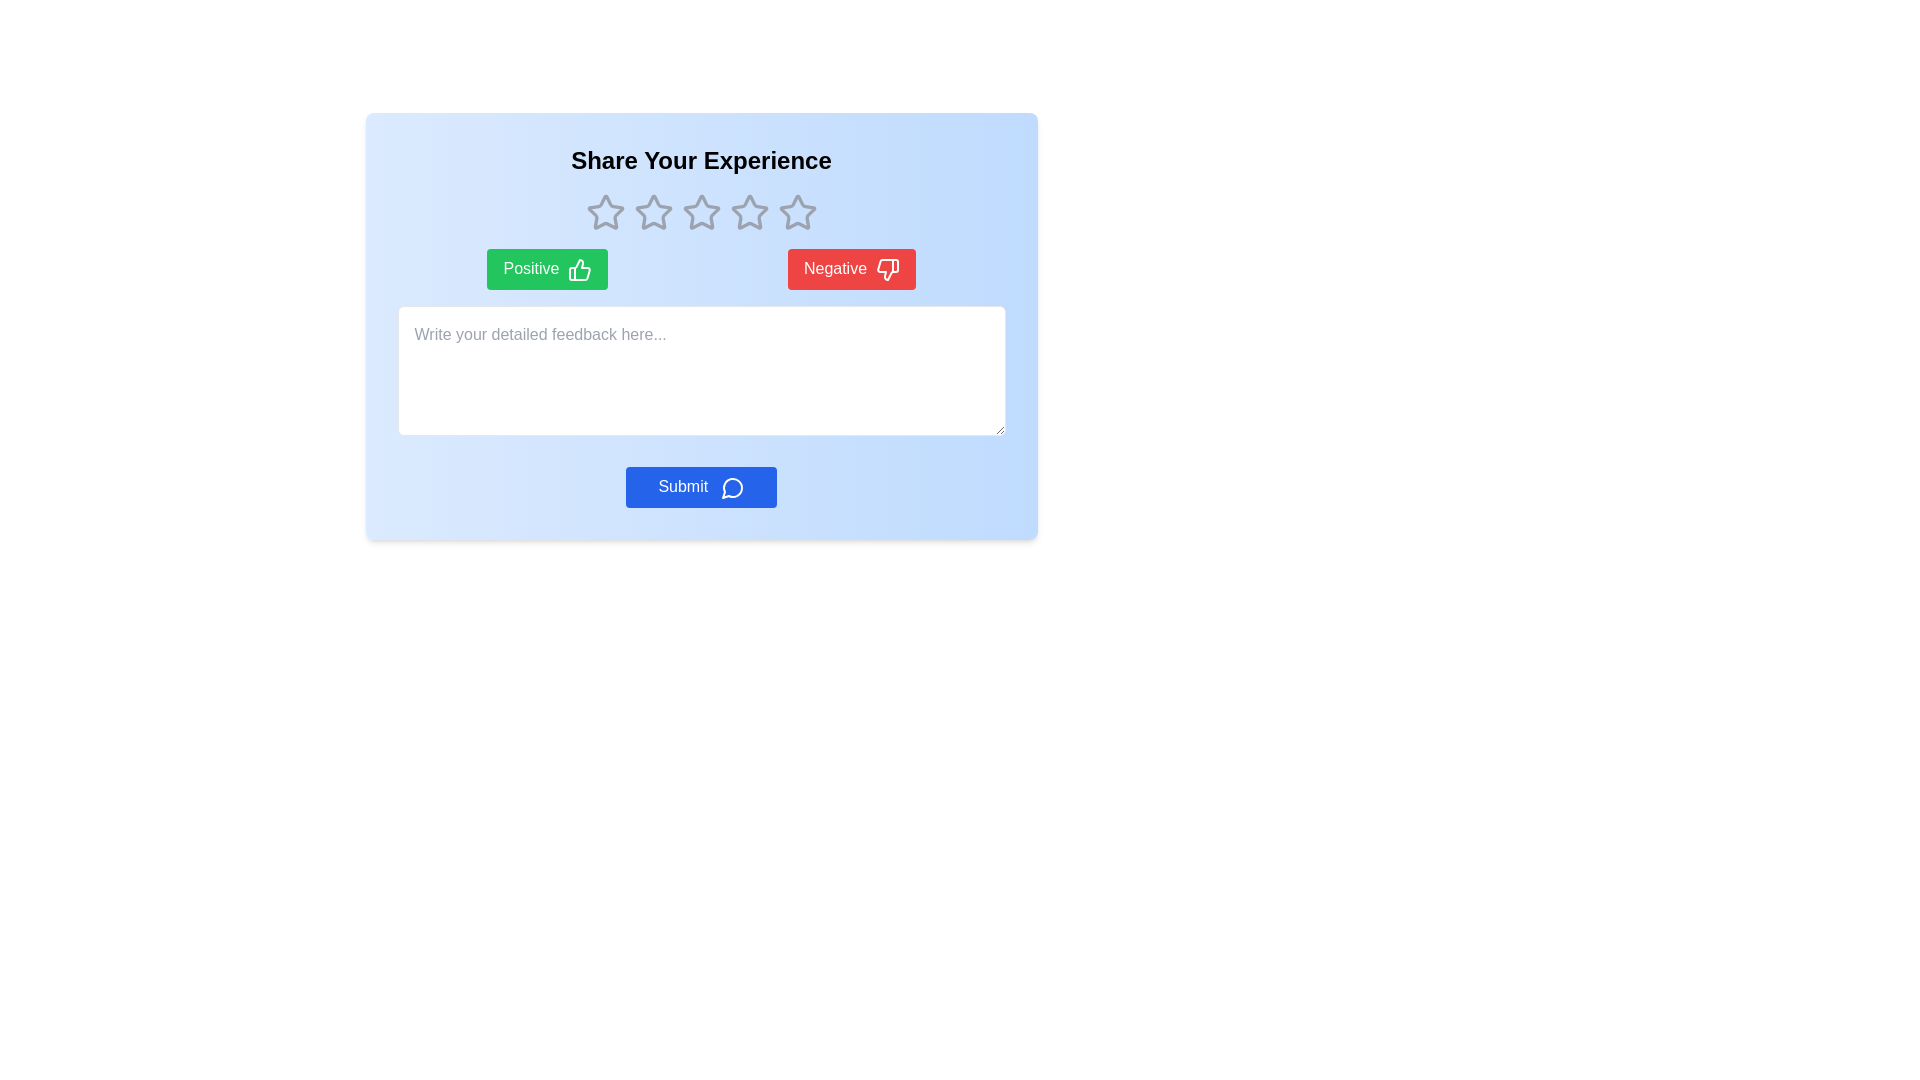 Image resolution: width=1920 pixels, height=1080 pixels. Describe the element at coordinates (796, 212) in the screenshot. I see `the eighth star-shaped rating icon` at that location.